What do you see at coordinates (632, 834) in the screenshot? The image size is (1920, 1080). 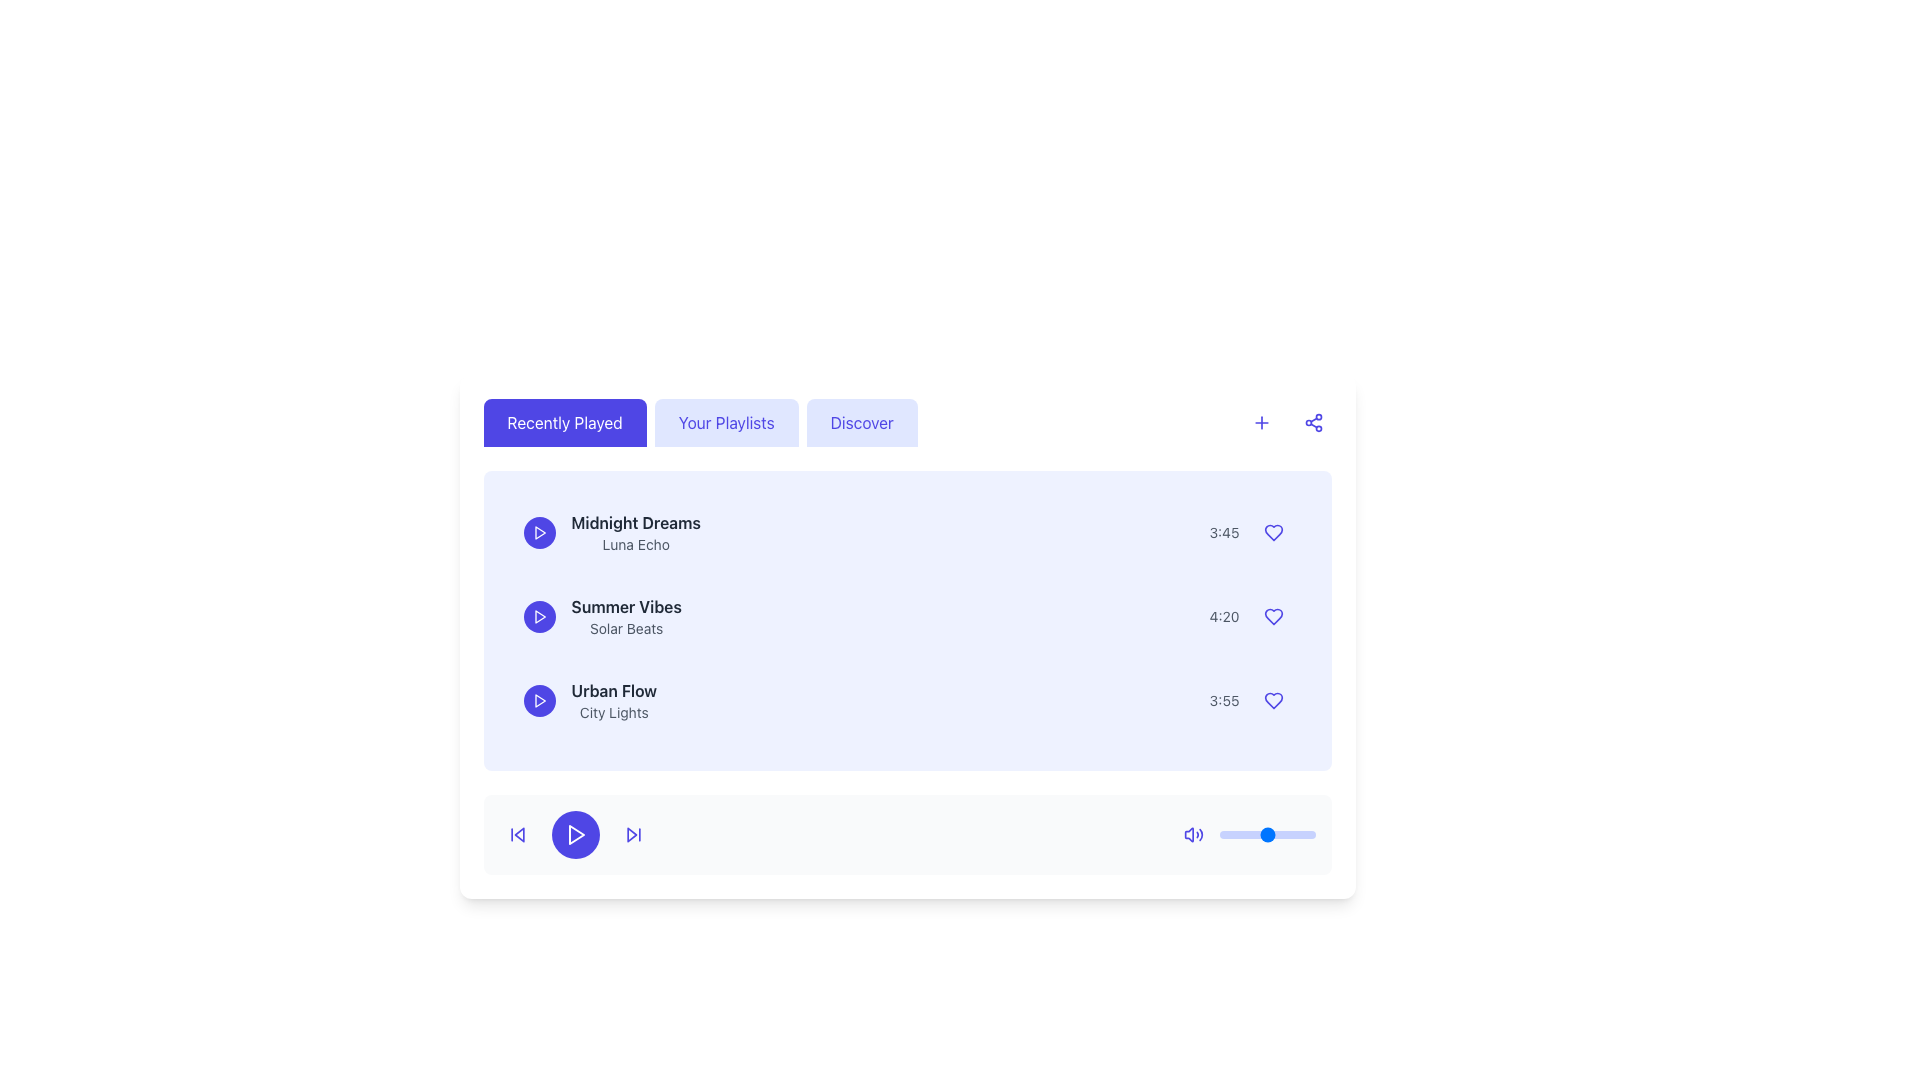 I see `the 'skip forward' button, which is the third button in the bottom control bar, featuring an indigo-colored triangle and vertical bar icon, to skip to the next track` at bounding box center [632, 834].